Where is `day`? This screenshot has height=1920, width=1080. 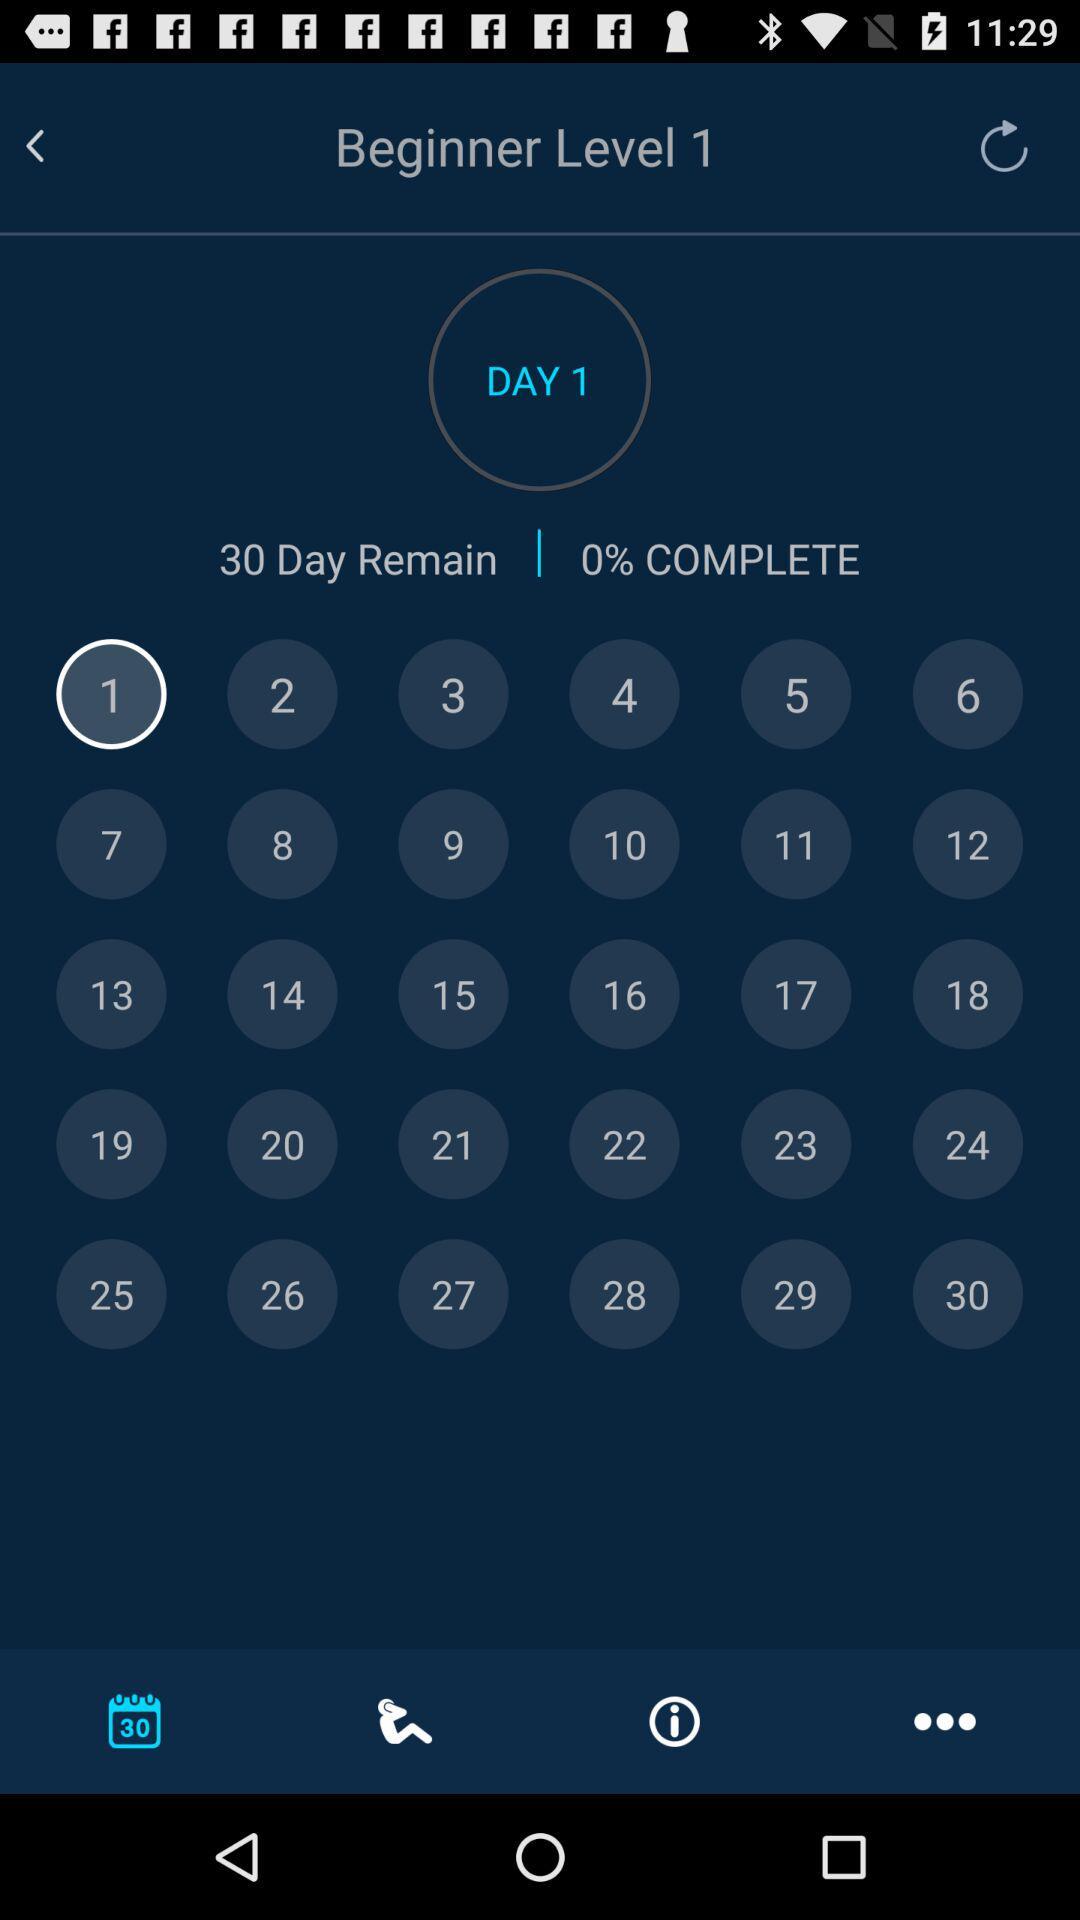 day is located at coordinates (966, 1144).